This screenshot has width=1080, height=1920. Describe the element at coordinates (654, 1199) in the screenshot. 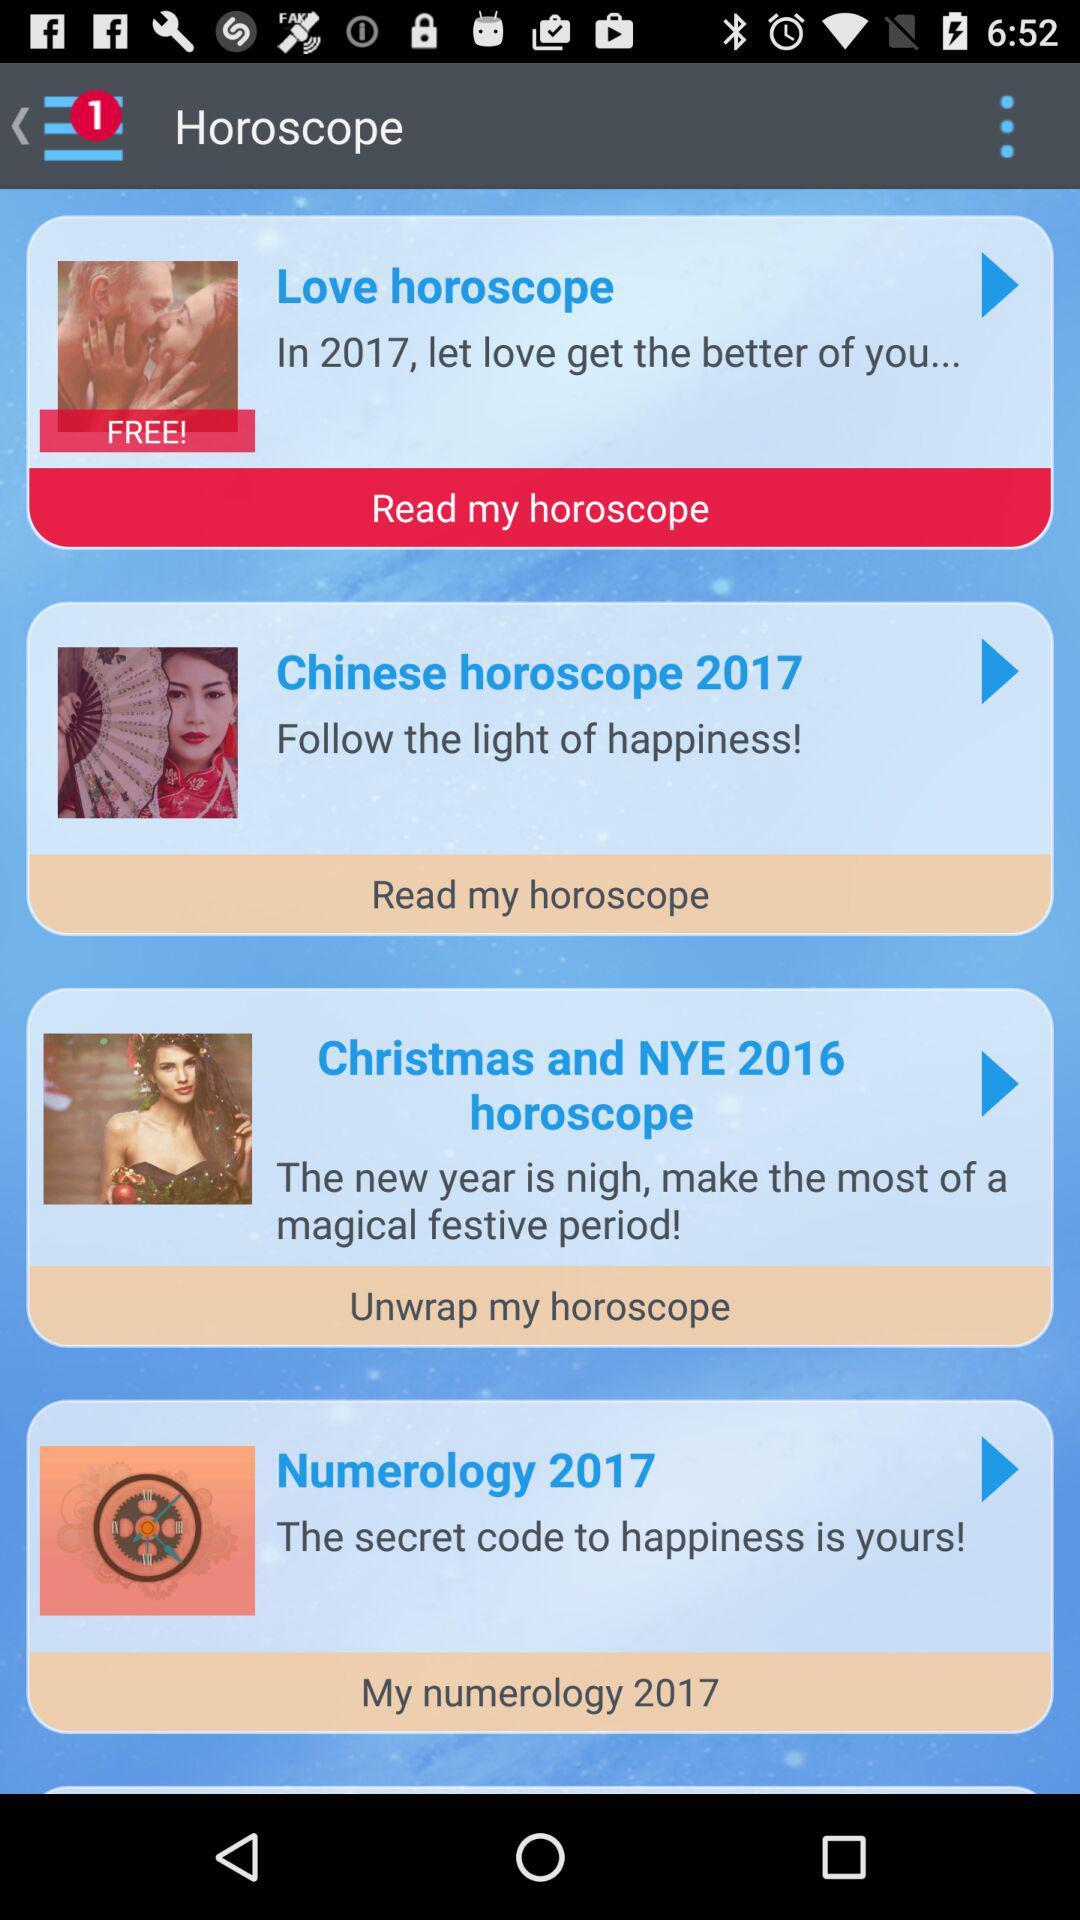

I see `app above unwrap my horoscope item` at that location.